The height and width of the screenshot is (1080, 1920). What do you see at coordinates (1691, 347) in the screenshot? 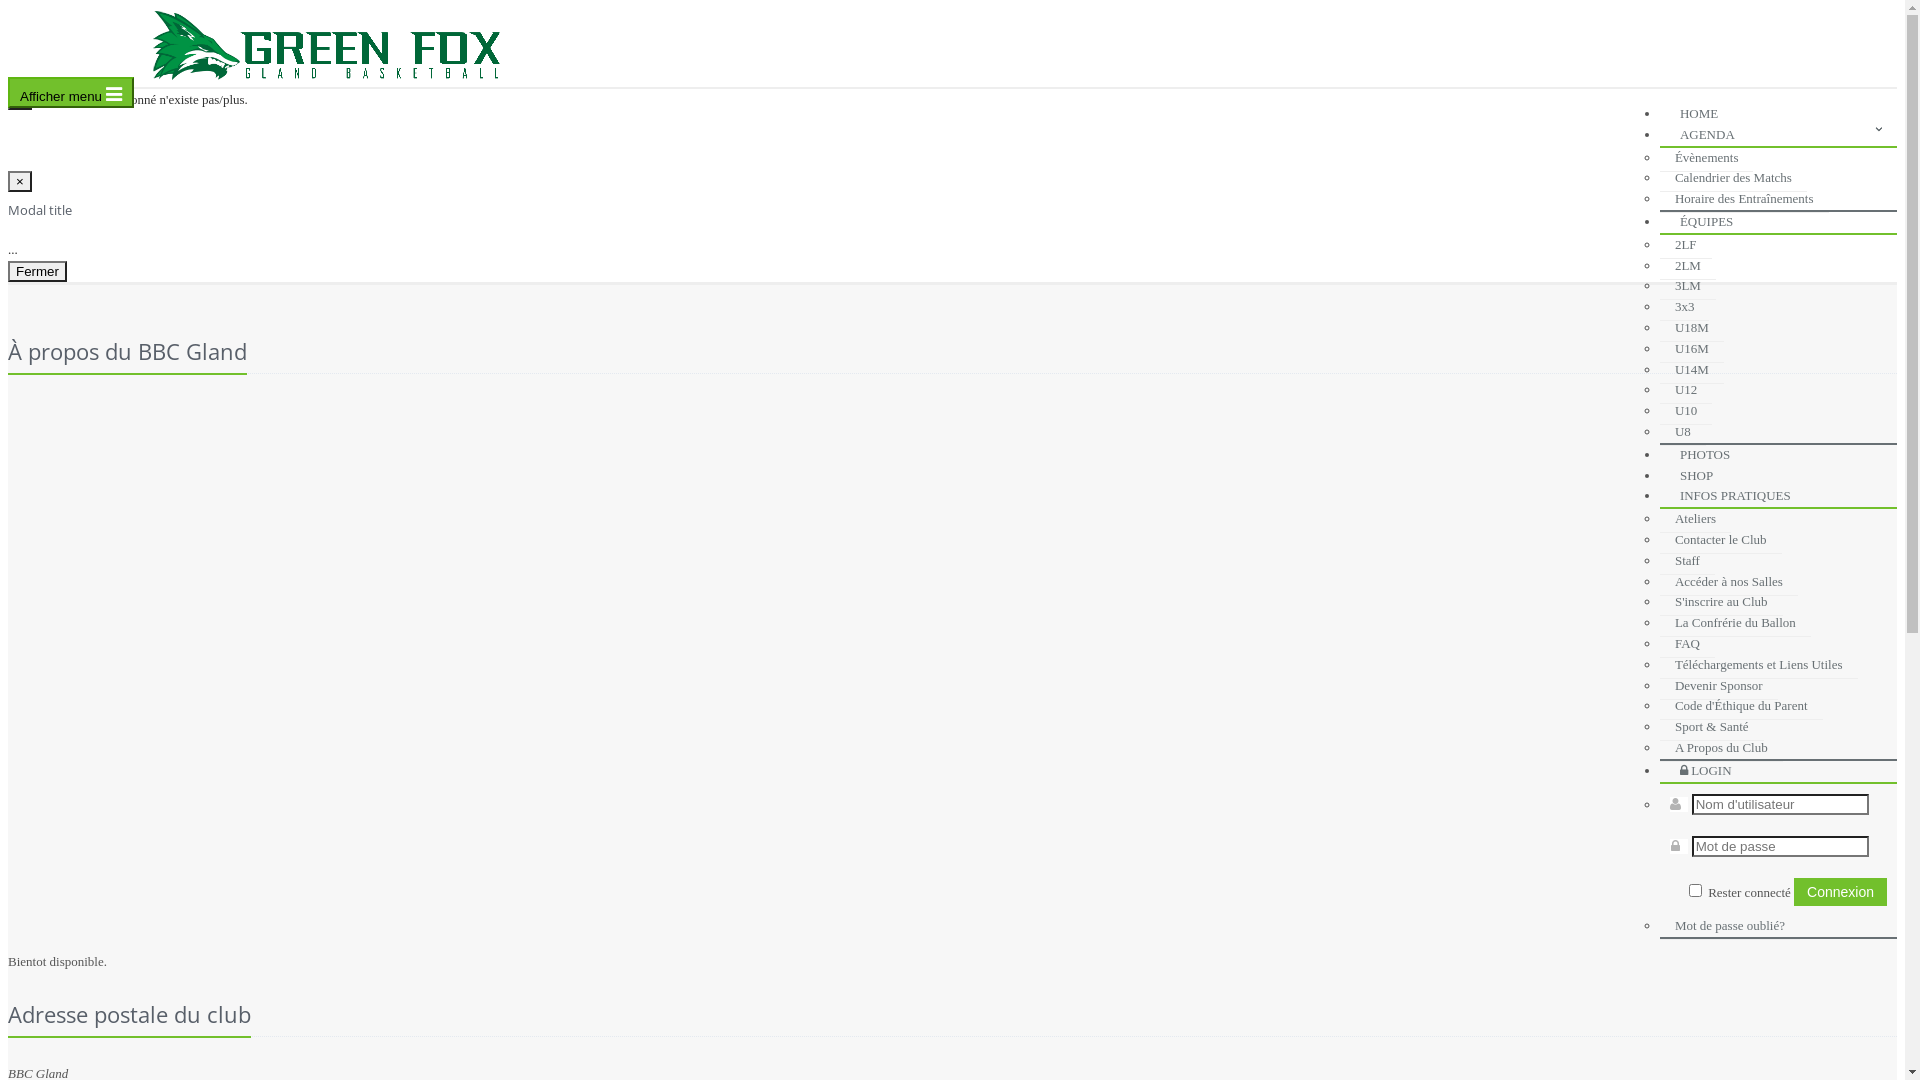
I see `'U16M'` at bounding box center [1691, 347].